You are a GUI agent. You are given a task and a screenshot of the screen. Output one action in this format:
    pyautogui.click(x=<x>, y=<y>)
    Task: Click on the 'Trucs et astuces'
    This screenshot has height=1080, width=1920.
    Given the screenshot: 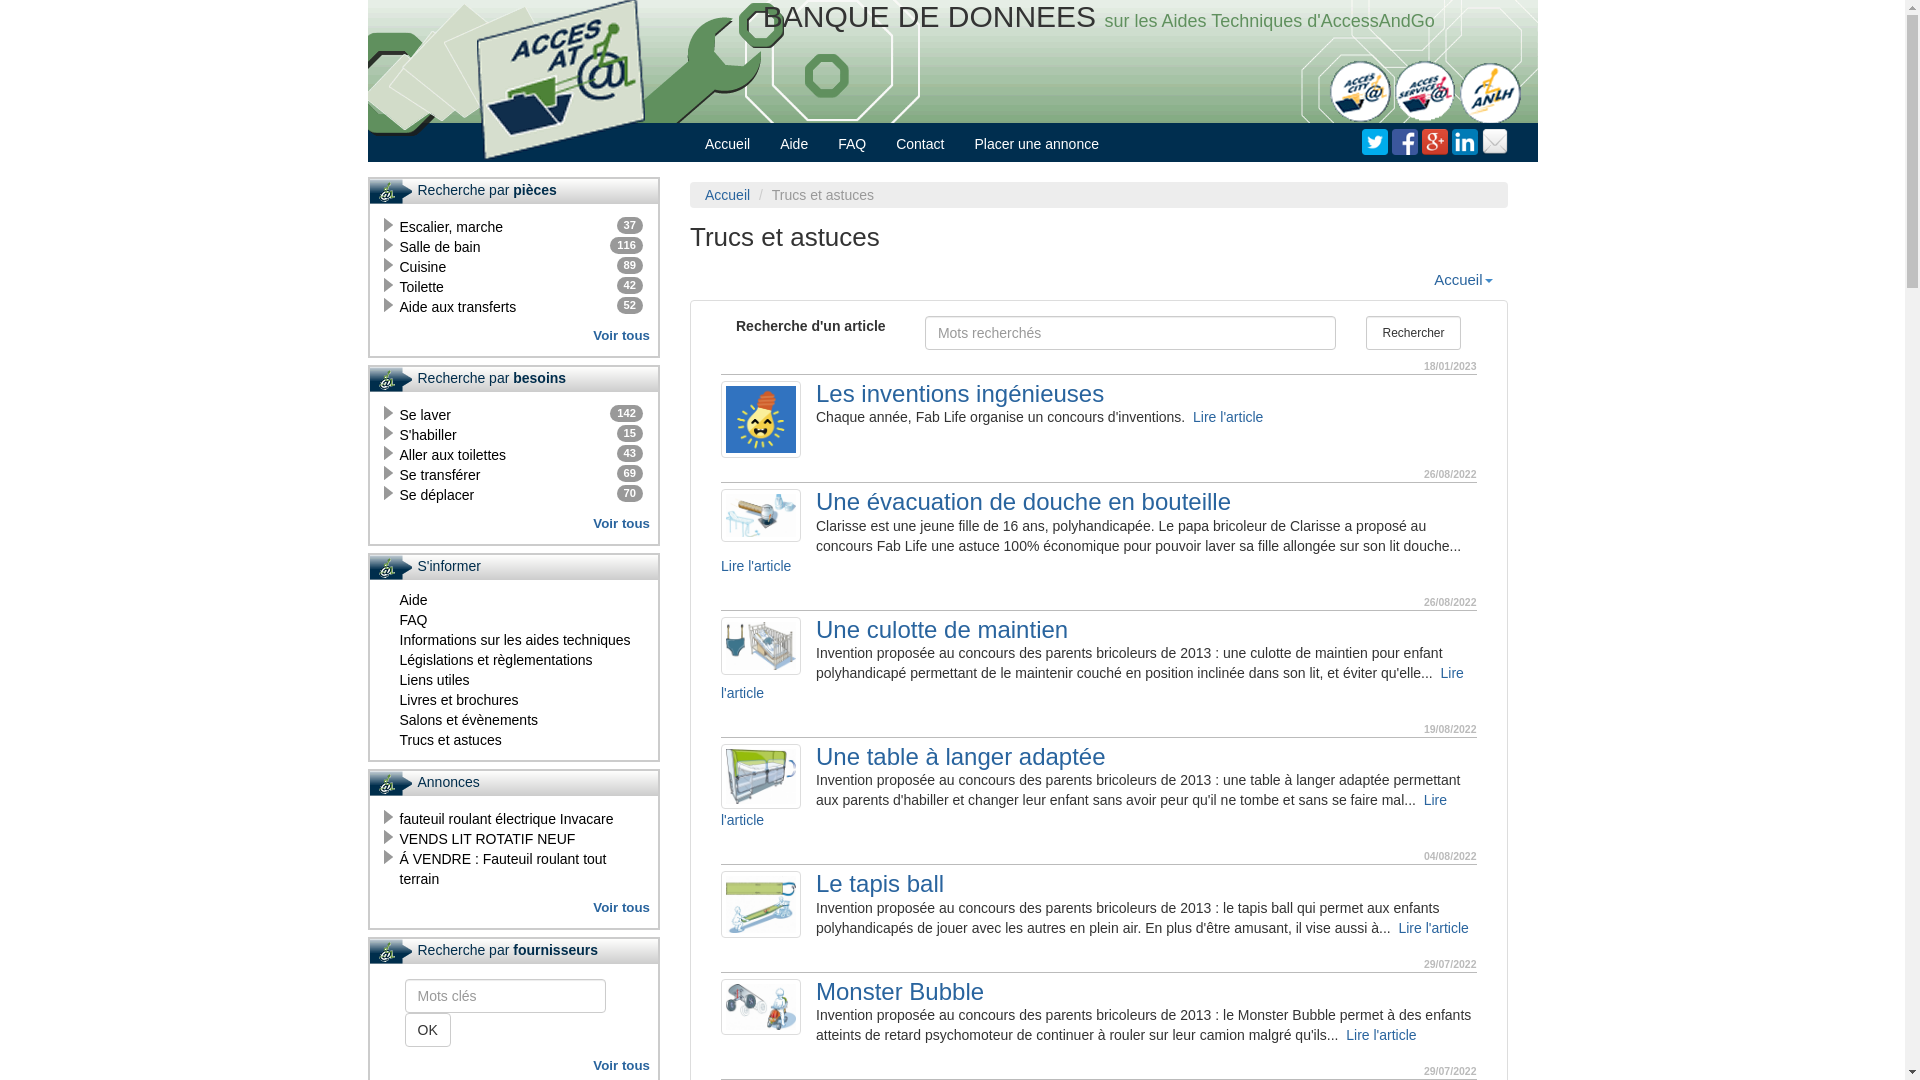 What is the action you would take?
    pyautogui.click(x=399, y=740)
    